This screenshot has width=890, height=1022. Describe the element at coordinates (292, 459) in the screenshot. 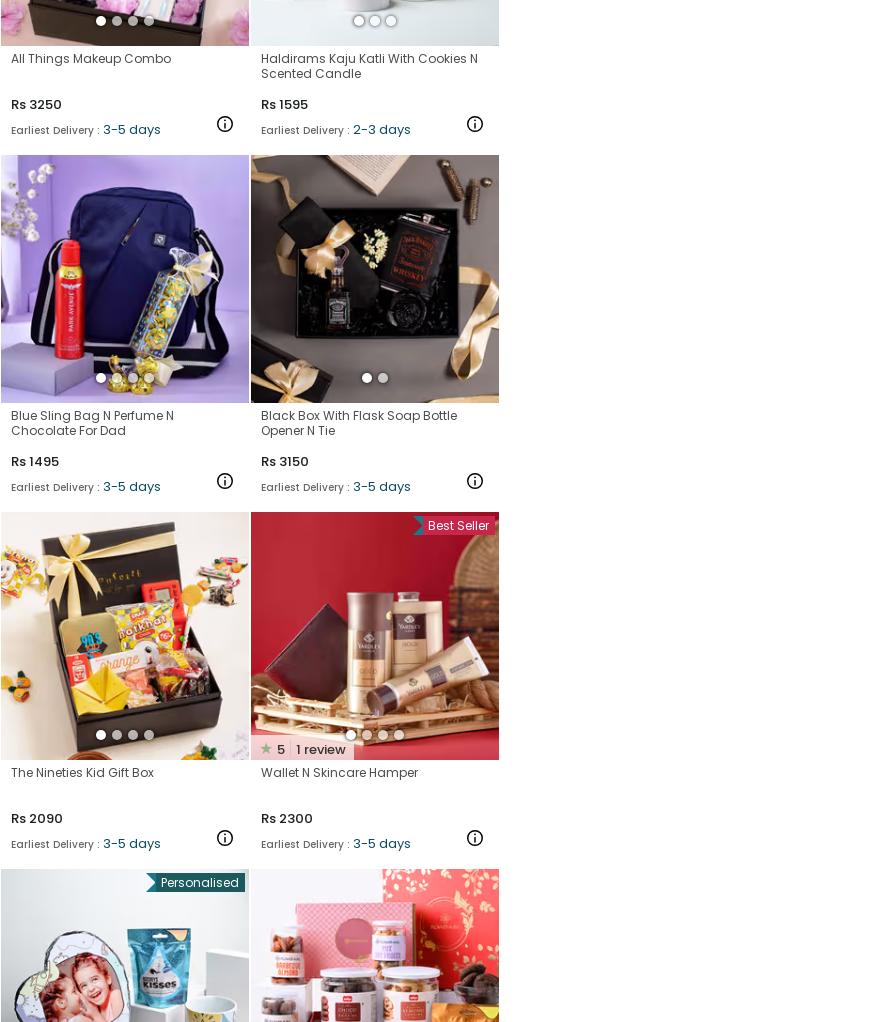

I see `'3150'` at that location.